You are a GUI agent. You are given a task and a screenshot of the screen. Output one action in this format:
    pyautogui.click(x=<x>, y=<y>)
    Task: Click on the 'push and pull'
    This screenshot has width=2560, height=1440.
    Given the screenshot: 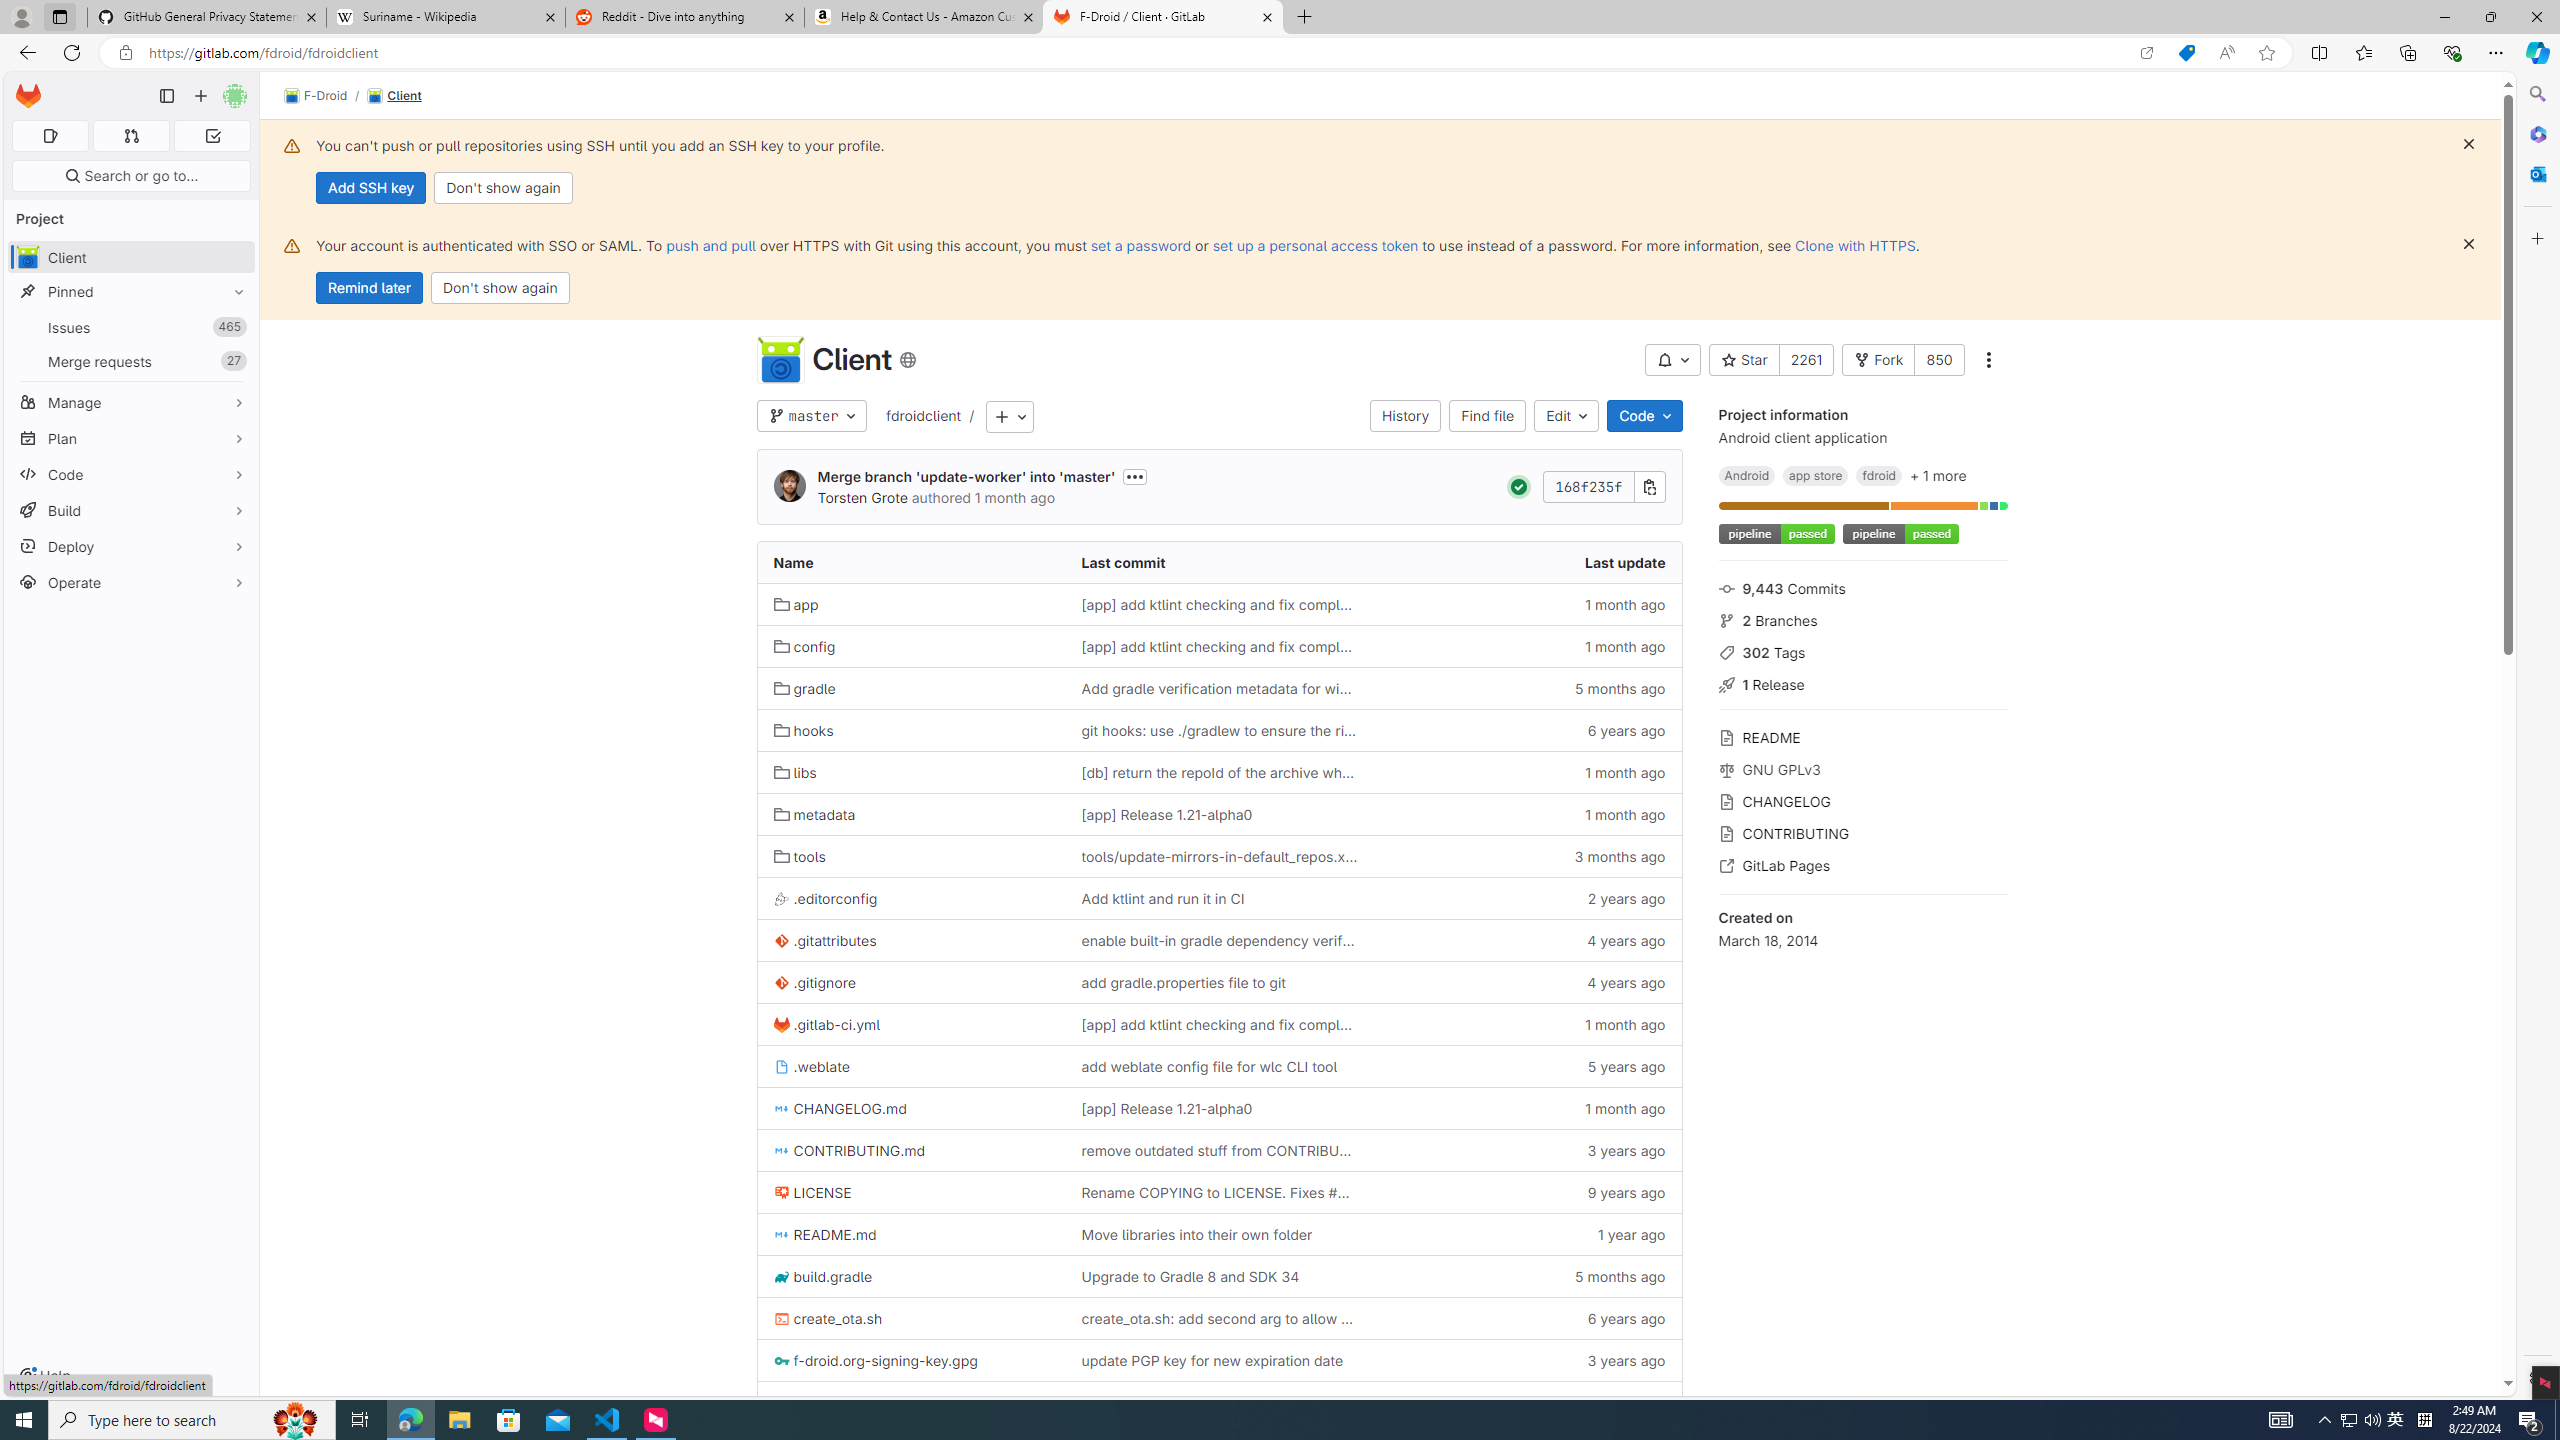 What is the action you would take?
    pyautogui.click(x=709, y=245)
    